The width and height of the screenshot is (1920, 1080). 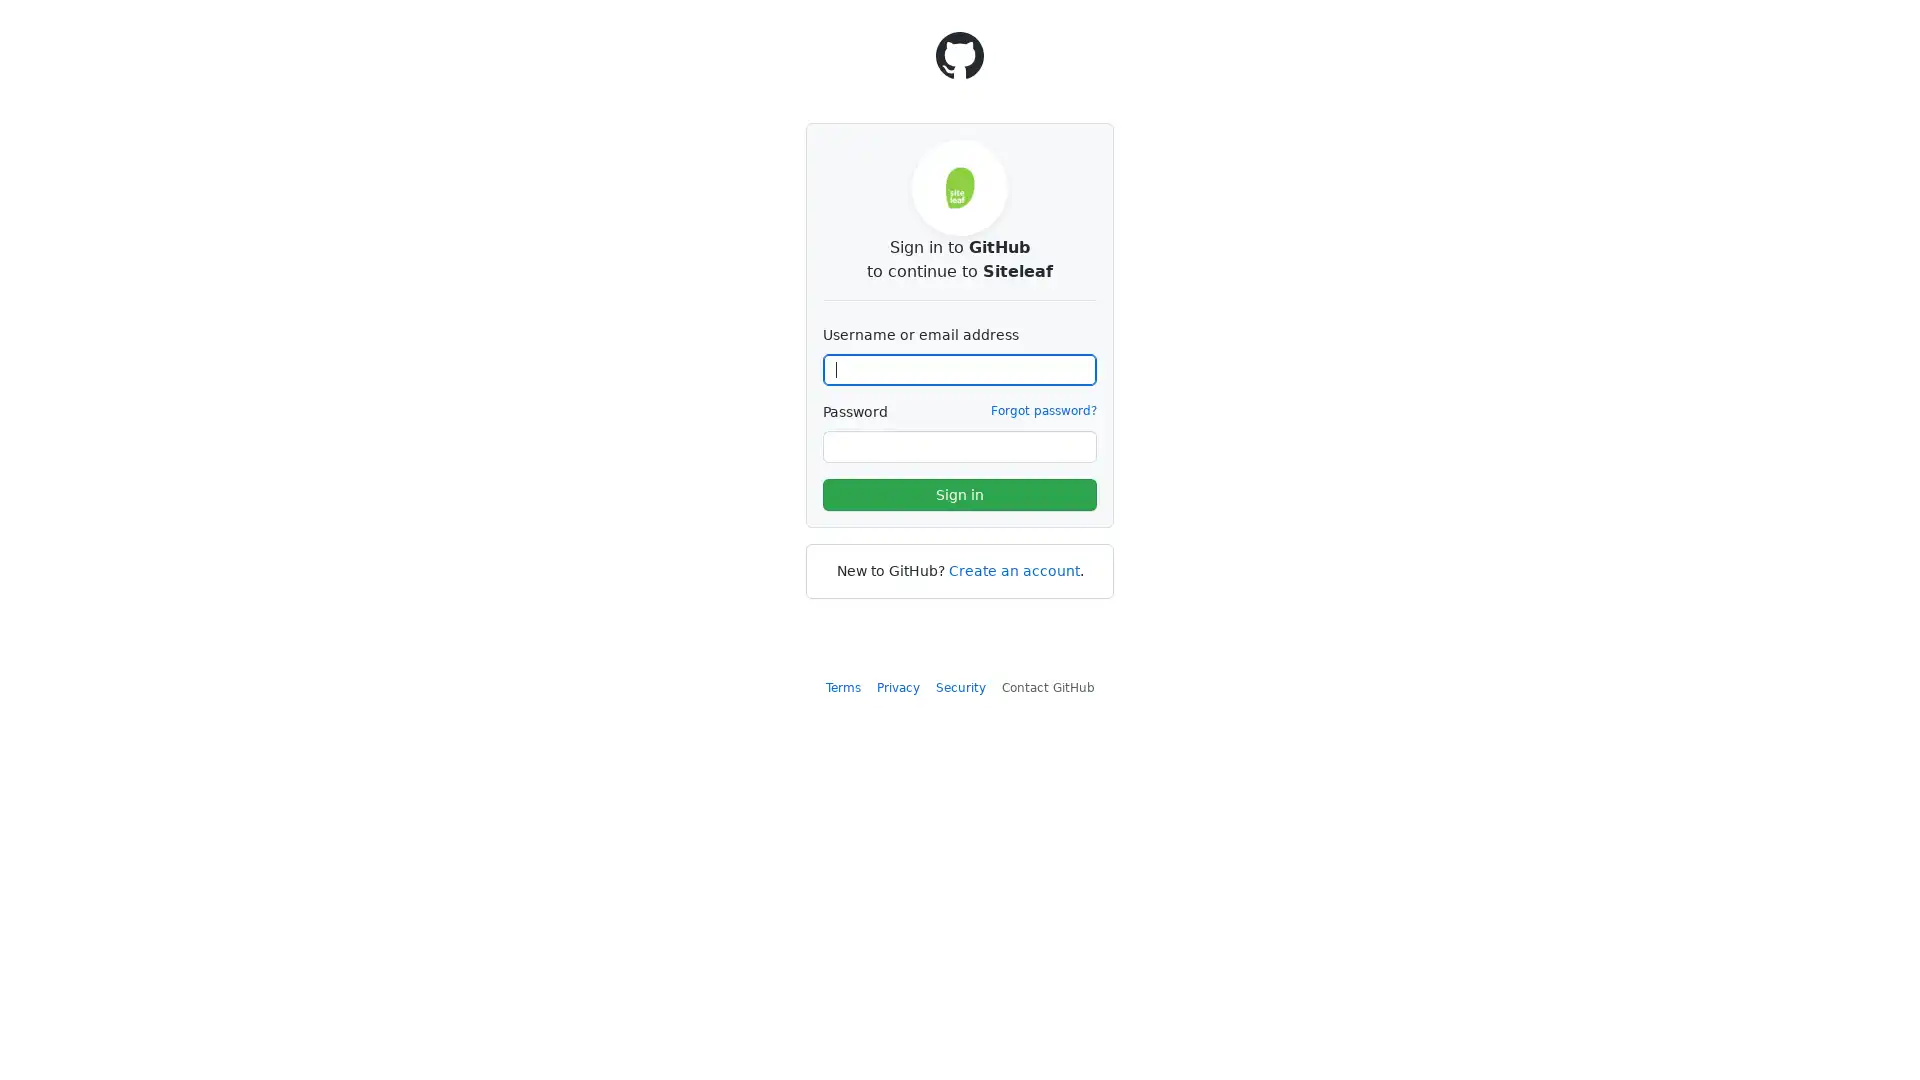 I want to click on Sign in, so click(x=960, y=494).